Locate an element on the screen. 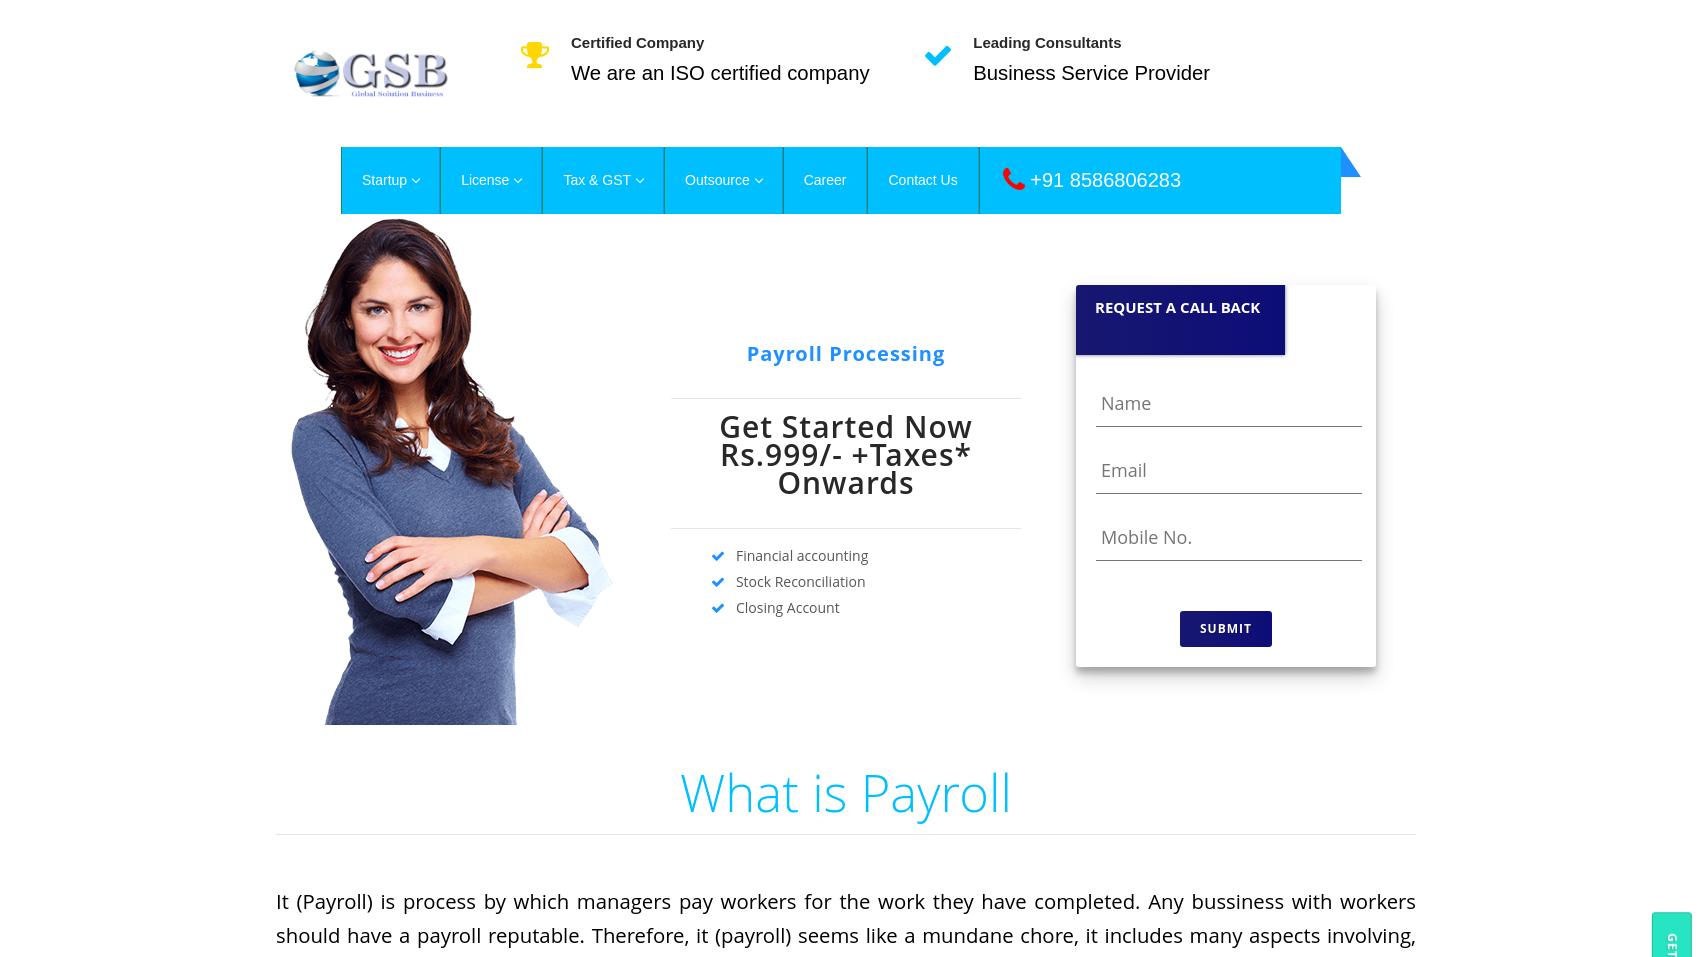 The image size is (1707, 957). 'Business Service Provider' is located at coordinates (1090, 72).